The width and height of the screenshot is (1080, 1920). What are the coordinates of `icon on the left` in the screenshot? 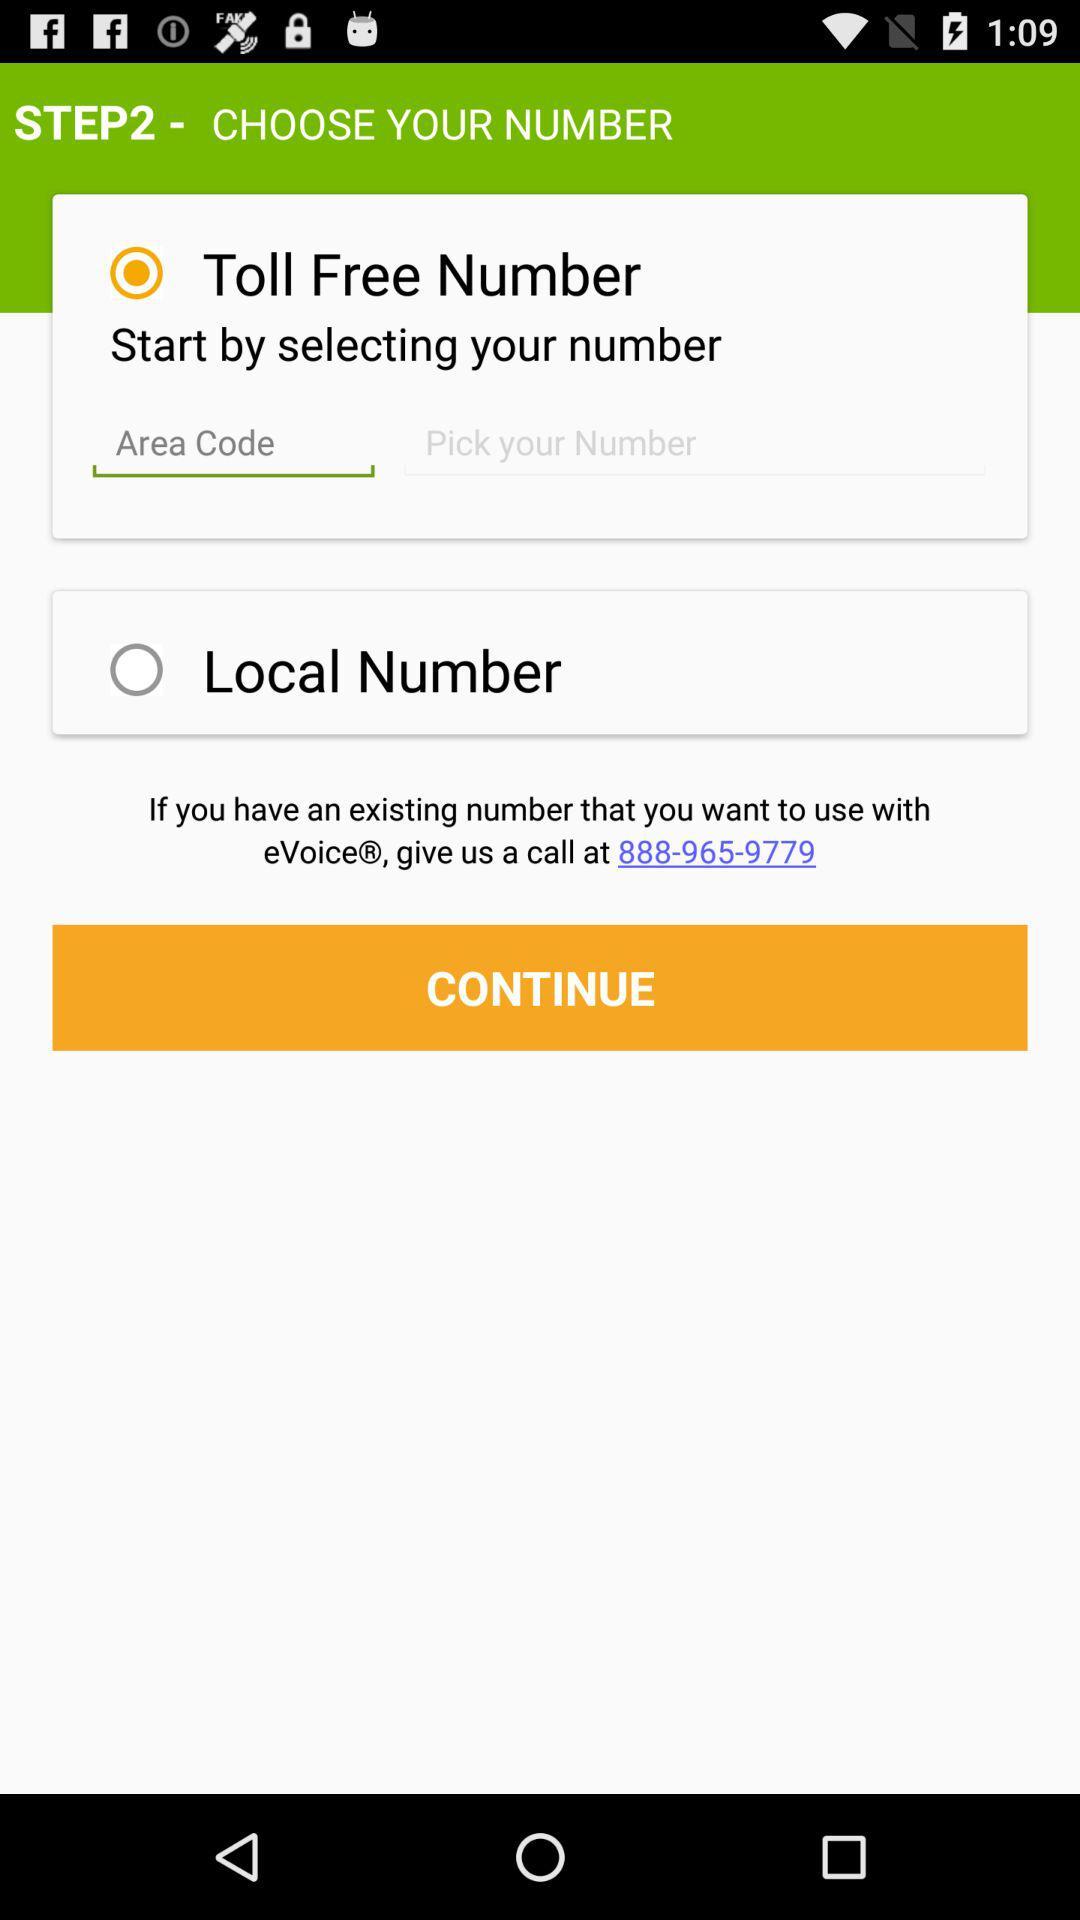 It's located at (135, 669).